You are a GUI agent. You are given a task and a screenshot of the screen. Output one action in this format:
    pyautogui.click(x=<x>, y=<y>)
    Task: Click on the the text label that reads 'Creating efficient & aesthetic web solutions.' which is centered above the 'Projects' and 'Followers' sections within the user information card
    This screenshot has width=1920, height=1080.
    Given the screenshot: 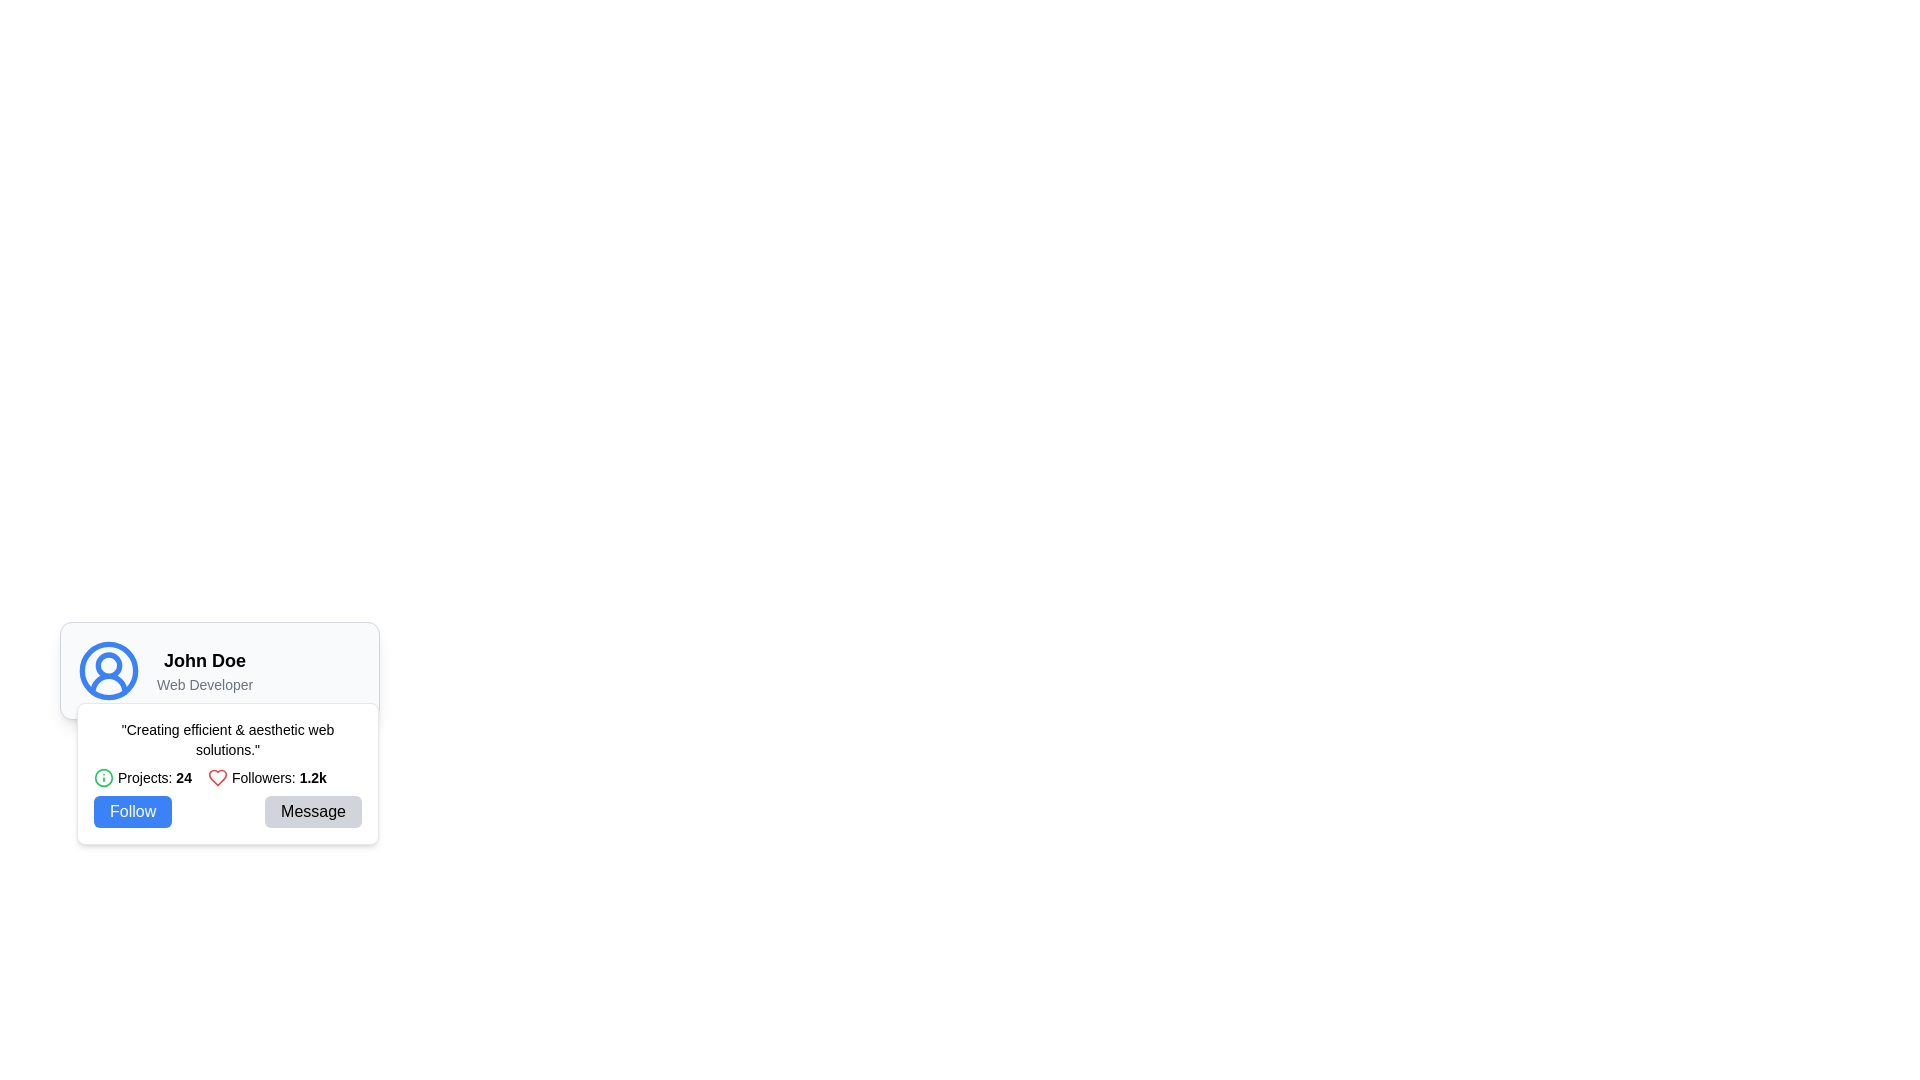 What is the action you would take?
    pyautogui.click(x=227, y=740)
    